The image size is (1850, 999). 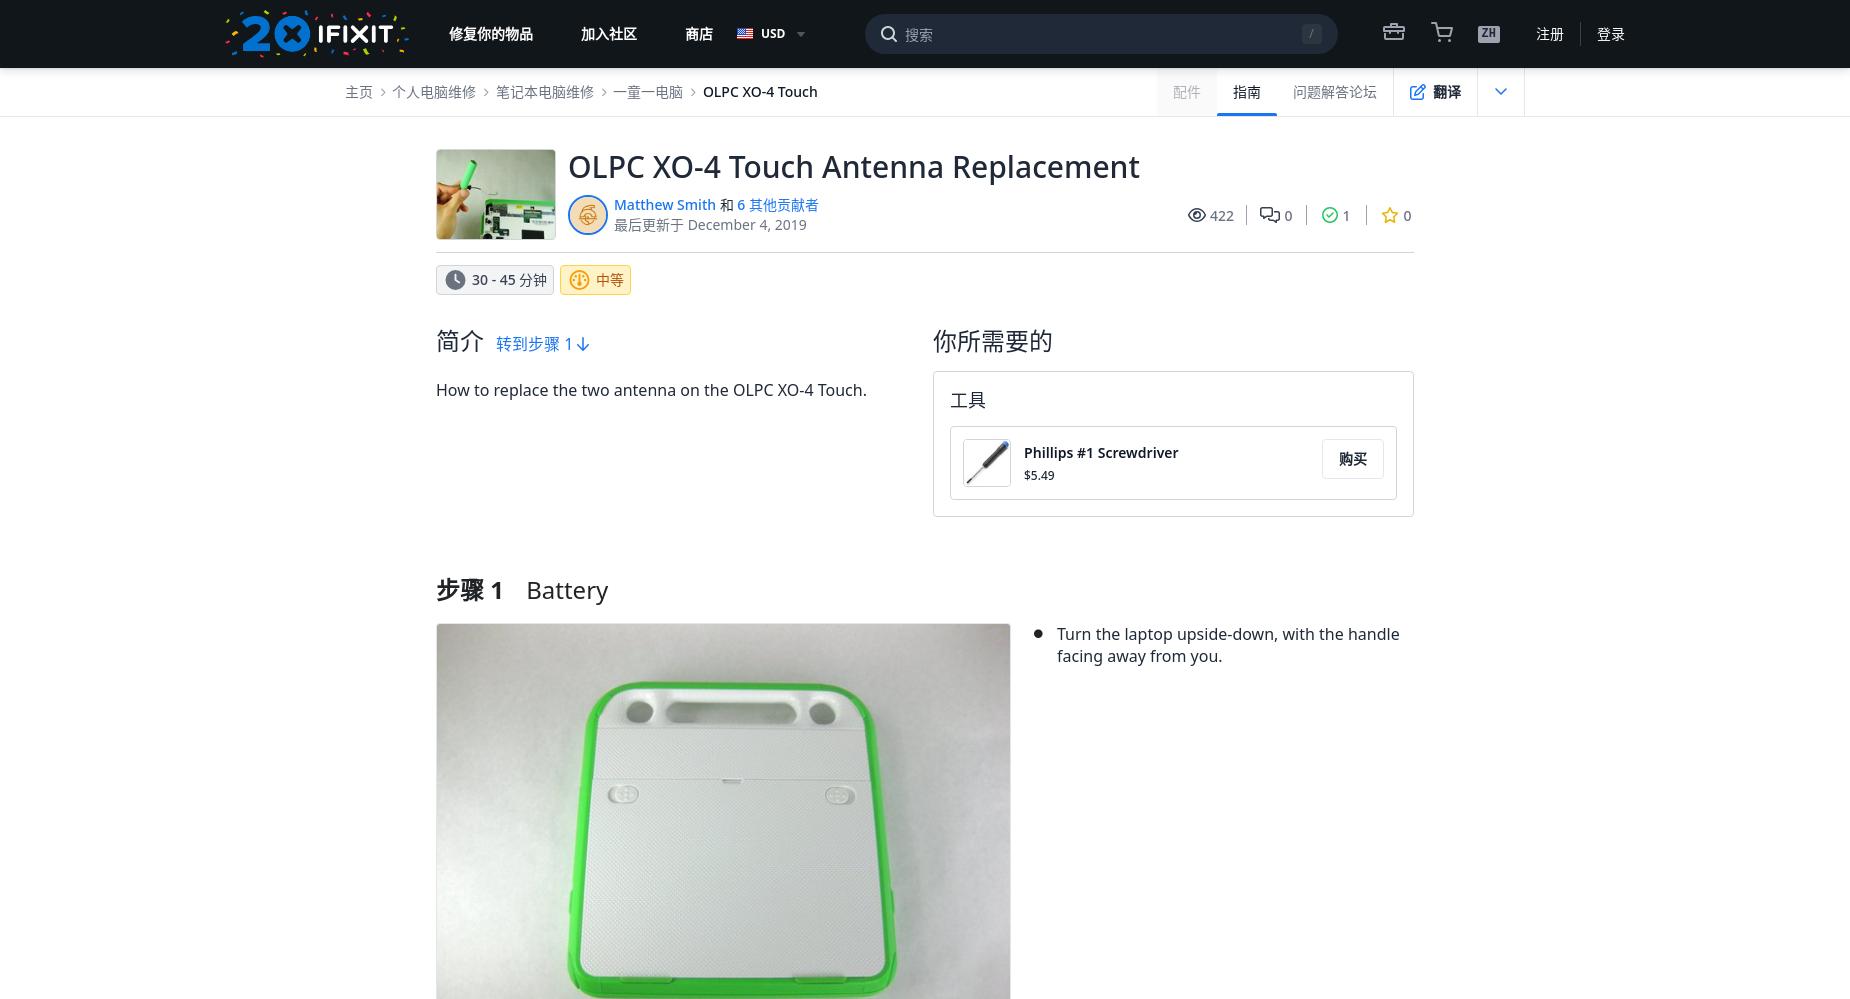 What do you see at coordinates (1037, 474) in the screenshot?
I see `'$5.49'` at bounding box center [1037, 474].